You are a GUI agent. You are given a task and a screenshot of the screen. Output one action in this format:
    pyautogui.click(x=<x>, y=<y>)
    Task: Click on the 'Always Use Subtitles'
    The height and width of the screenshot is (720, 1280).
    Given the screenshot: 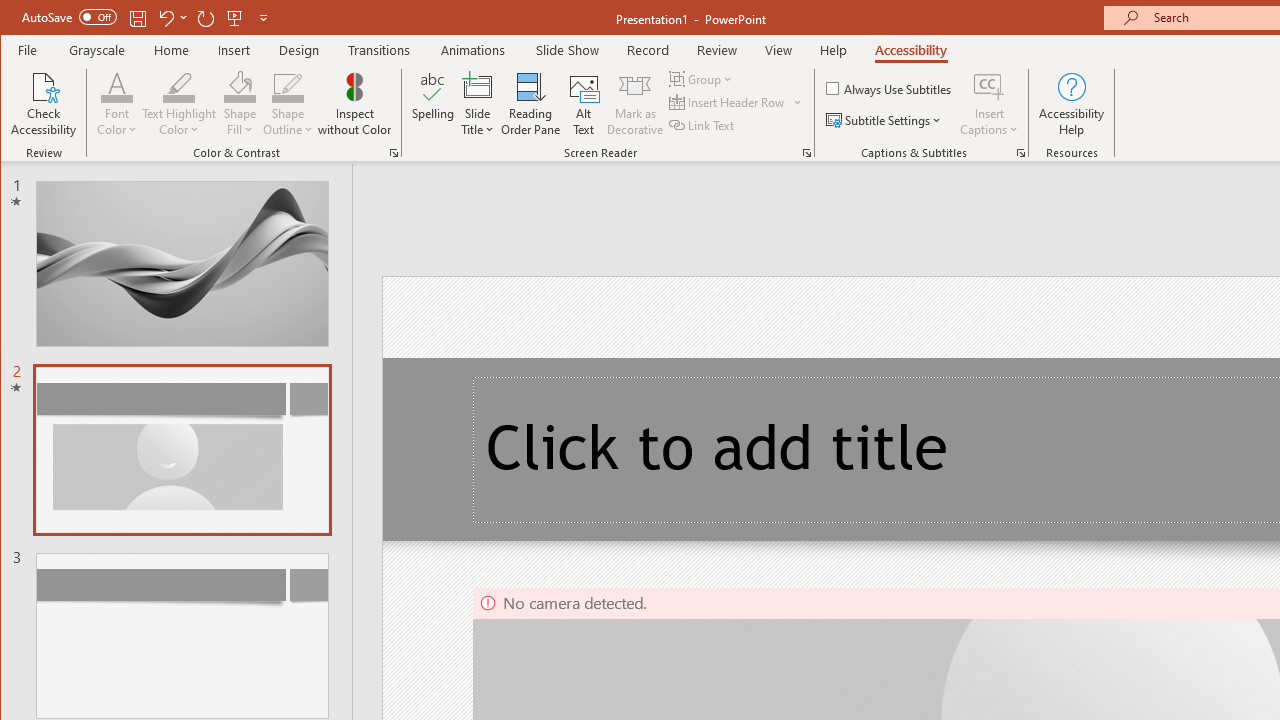 What is the action you would take?
    pyautogui.click(x=889, y=87)
    